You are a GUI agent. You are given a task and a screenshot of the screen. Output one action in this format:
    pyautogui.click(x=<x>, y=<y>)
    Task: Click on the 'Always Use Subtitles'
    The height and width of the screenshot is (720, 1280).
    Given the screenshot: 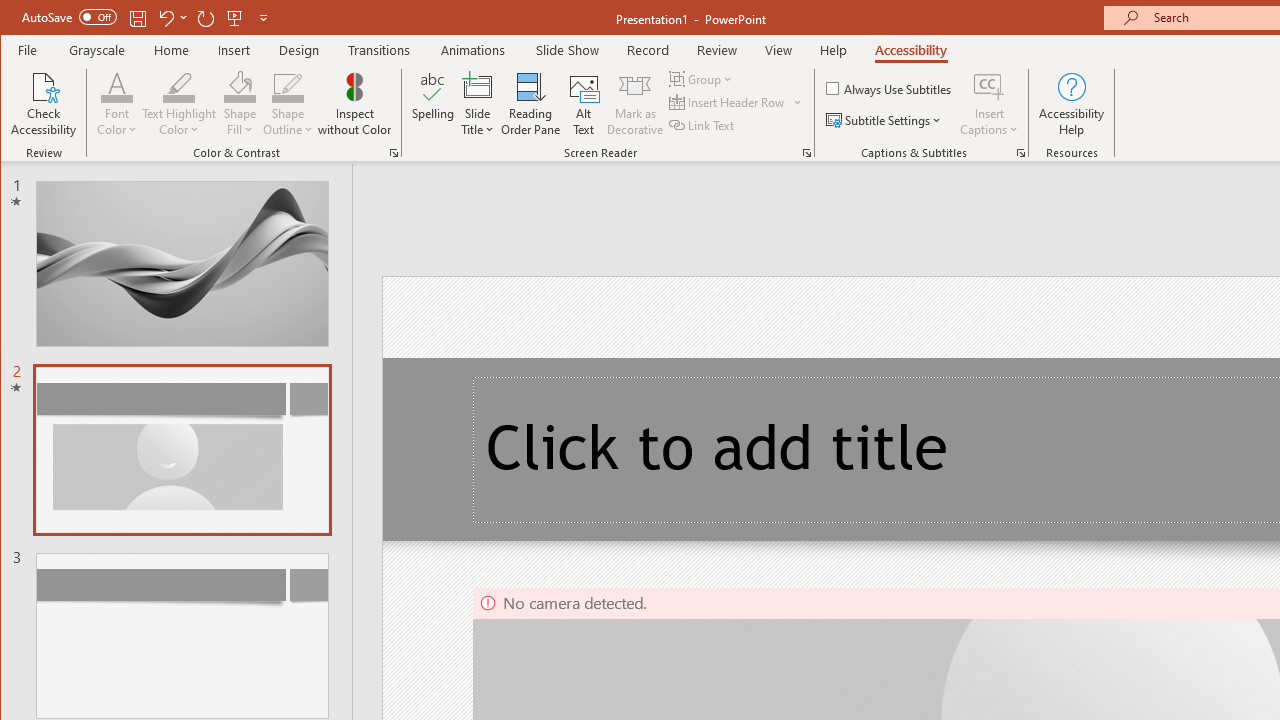 What is the action you would take?
    pyautogui.click(x=889, y=87)
    